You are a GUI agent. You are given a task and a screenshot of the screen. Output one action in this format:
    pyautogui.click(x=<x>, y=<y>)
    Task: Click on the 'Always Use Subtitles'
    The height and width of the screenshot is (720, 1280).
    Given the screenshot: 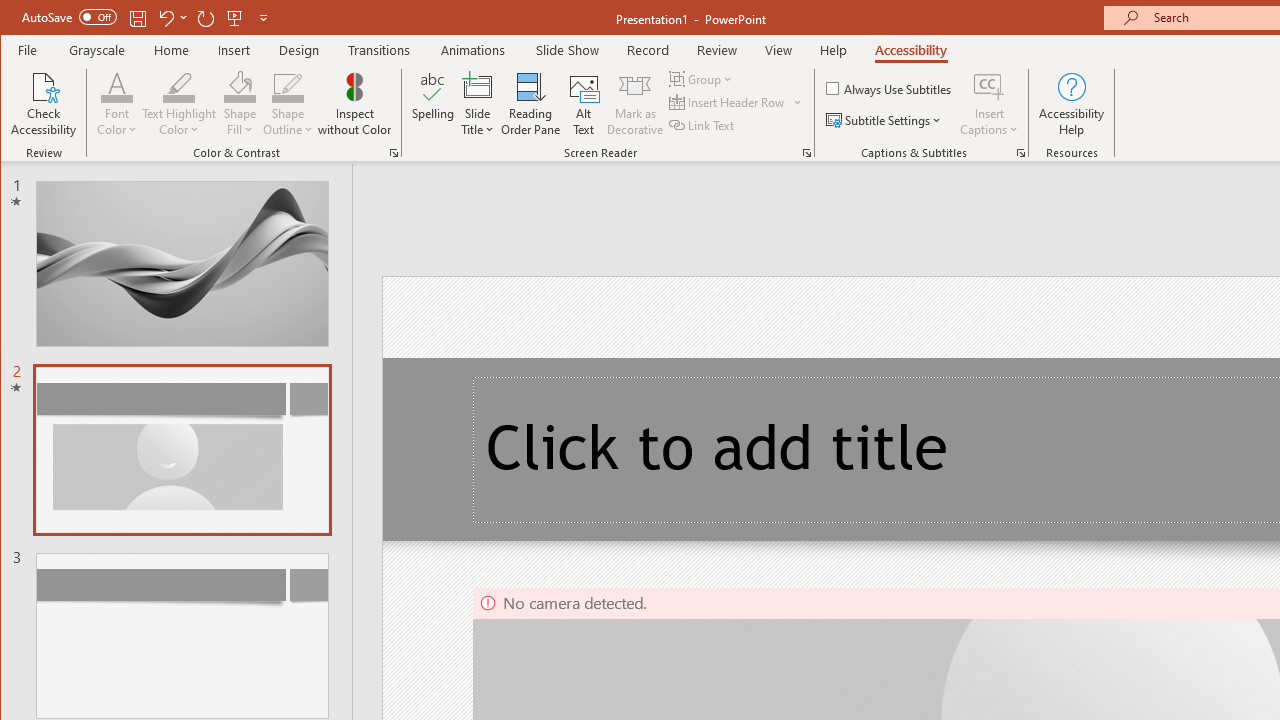 What is the action you would take?
    pyautogui.click(x=889, y=87)
    